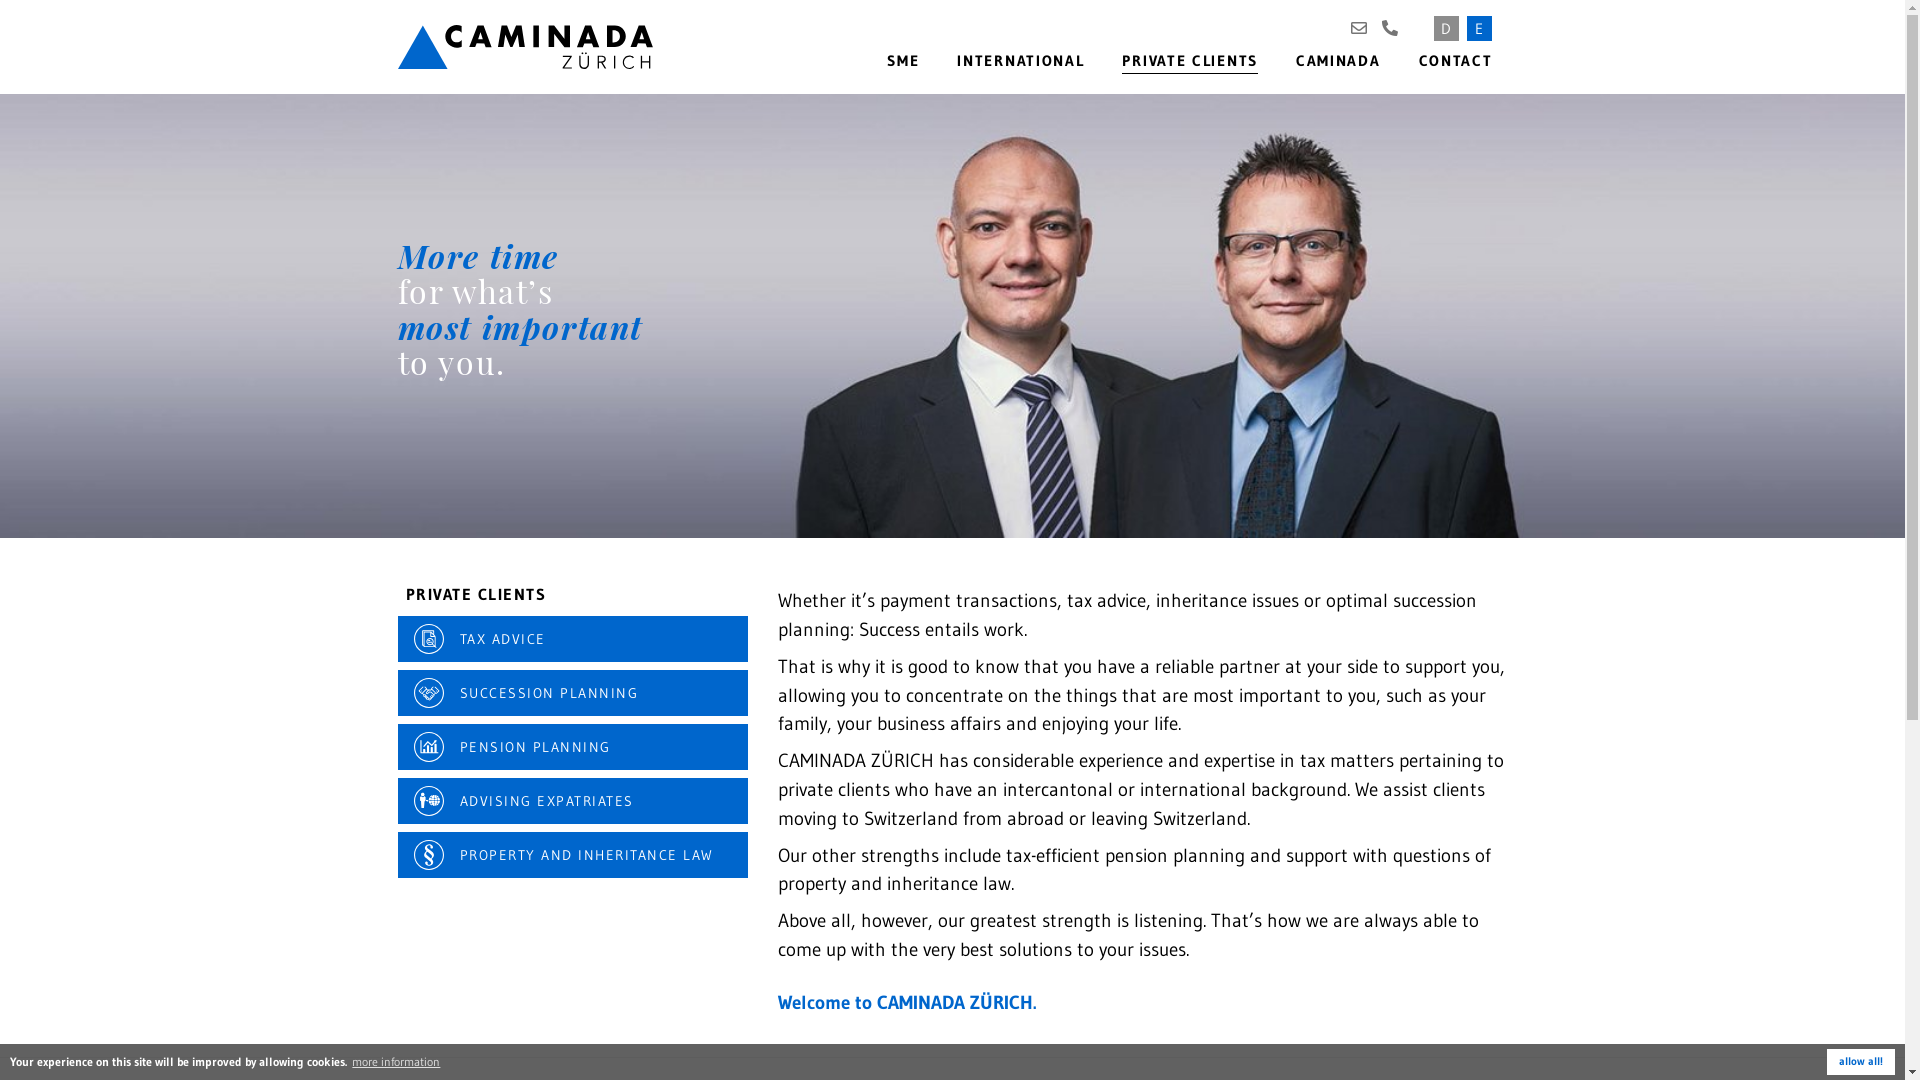 The image size is (1920, 1080). Describe the element at coordinates (901, 60) in the screenshot. I see `'SME'` at that location.